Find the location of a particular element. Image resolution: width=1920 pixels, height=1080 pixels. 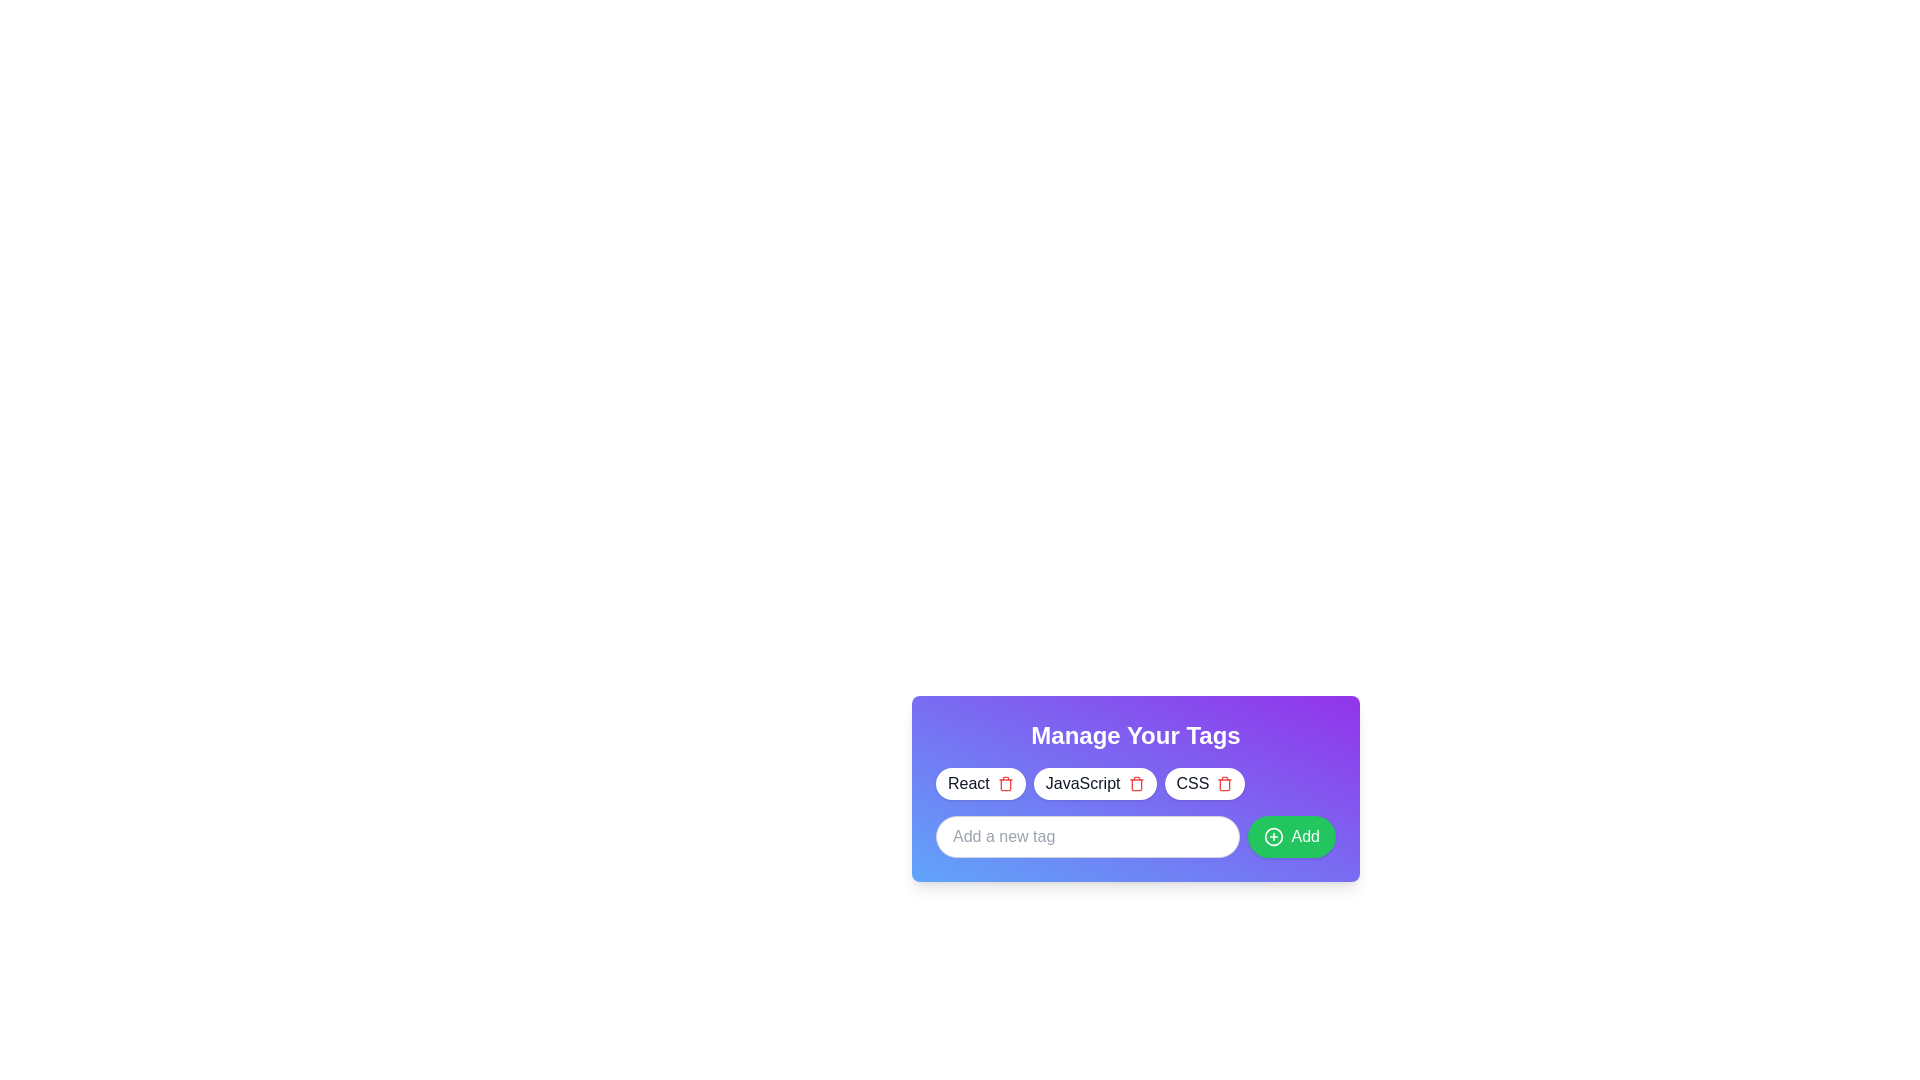

the delete icon associated with the 'JavaScript' tag, which is a pill-shaped button with dark gray text on a white background, located in the 'Manage Your Tags' section is located at coordinates (1094, 782).